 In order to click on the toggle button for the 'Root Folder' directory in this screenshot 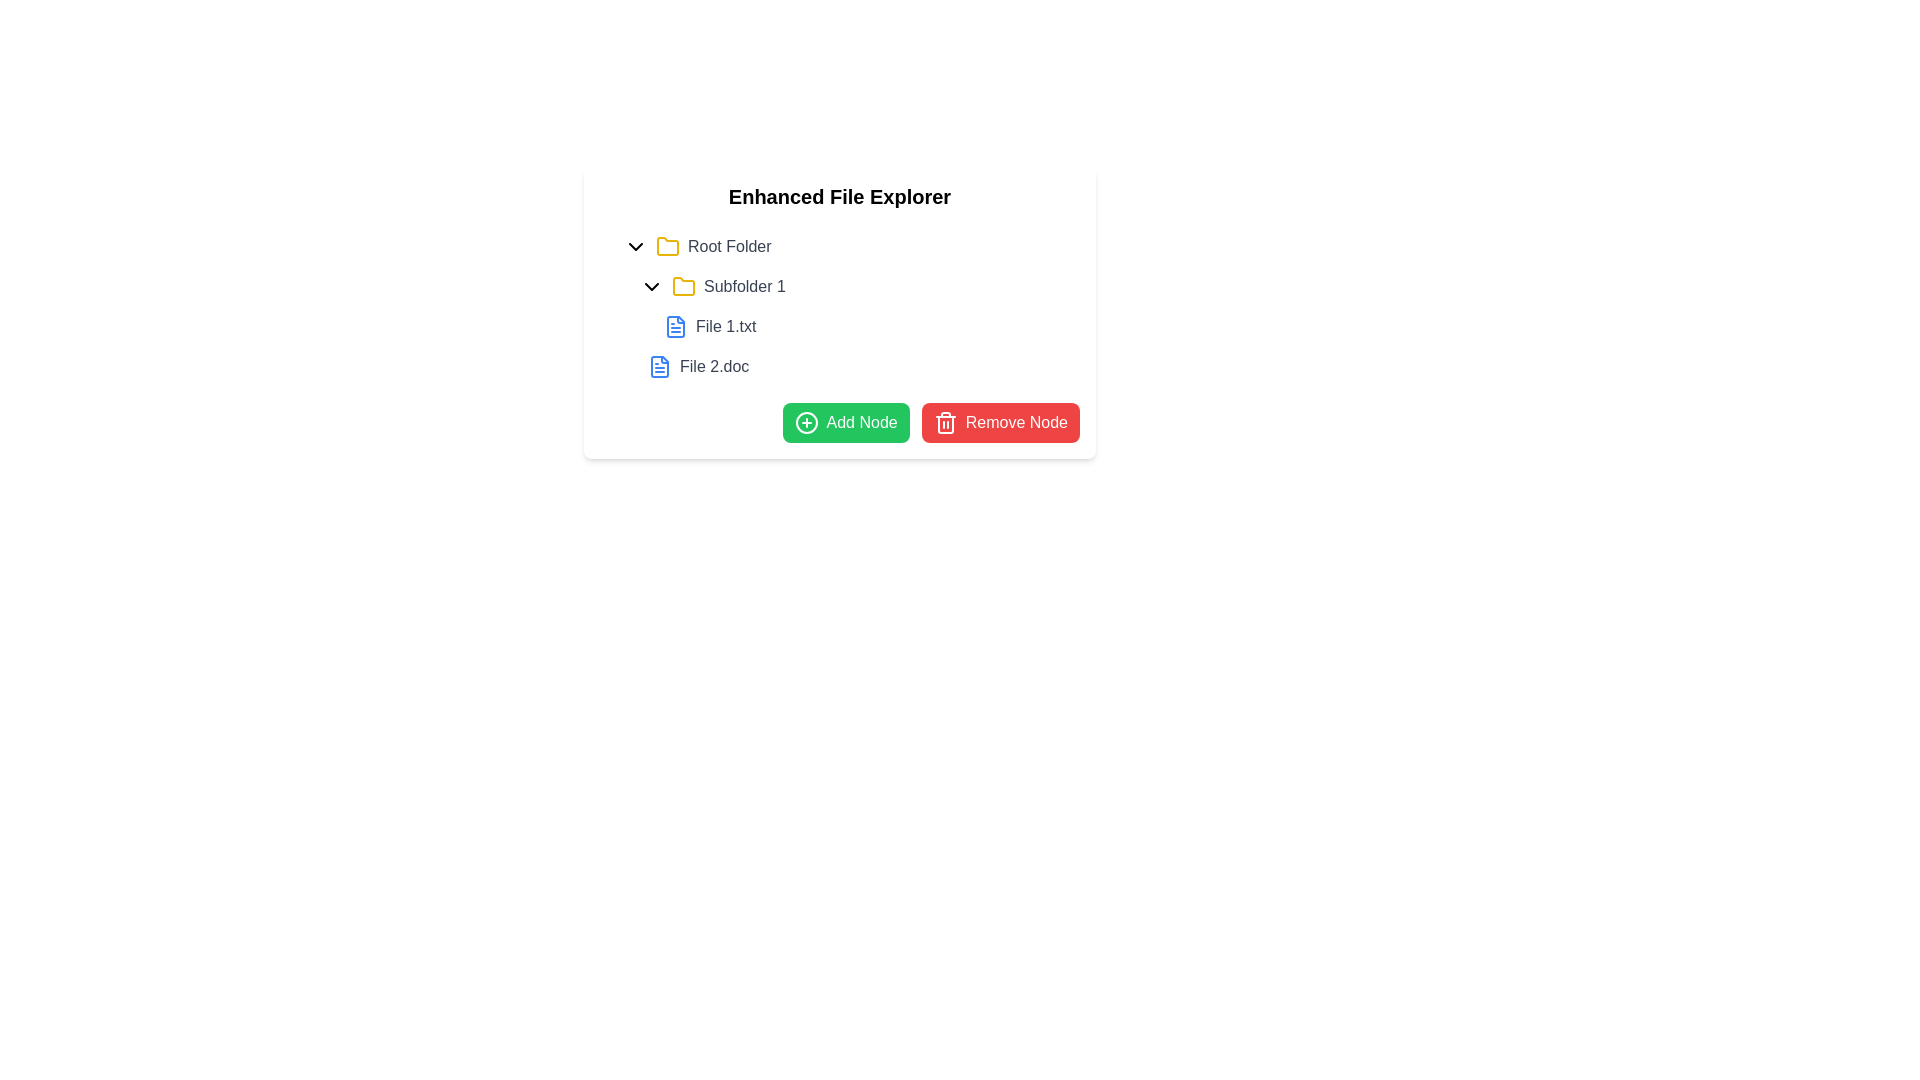, I will do `click(634, 245)`.